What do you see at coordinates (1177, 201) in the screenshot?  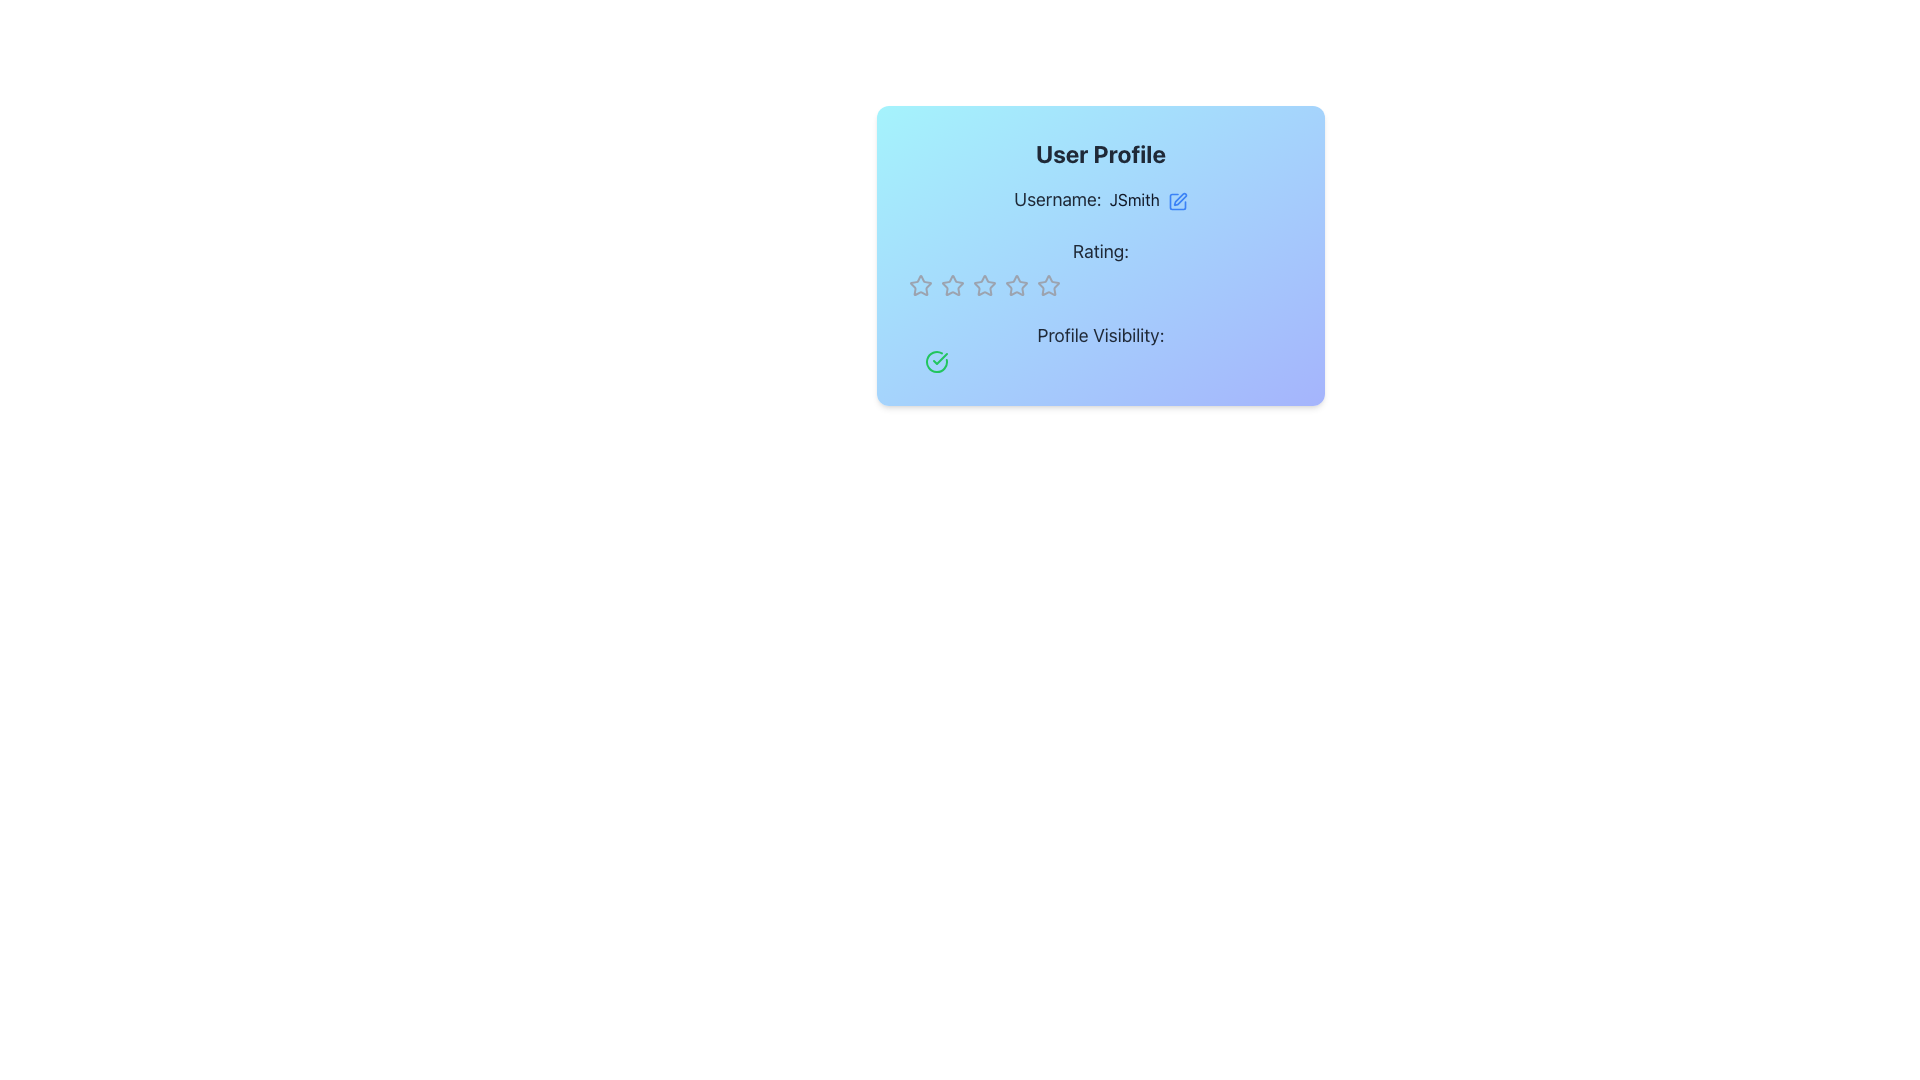 I see `the edit icon next to the username 'JSmith' in the user profile box` at bounding box center [1177, 201].